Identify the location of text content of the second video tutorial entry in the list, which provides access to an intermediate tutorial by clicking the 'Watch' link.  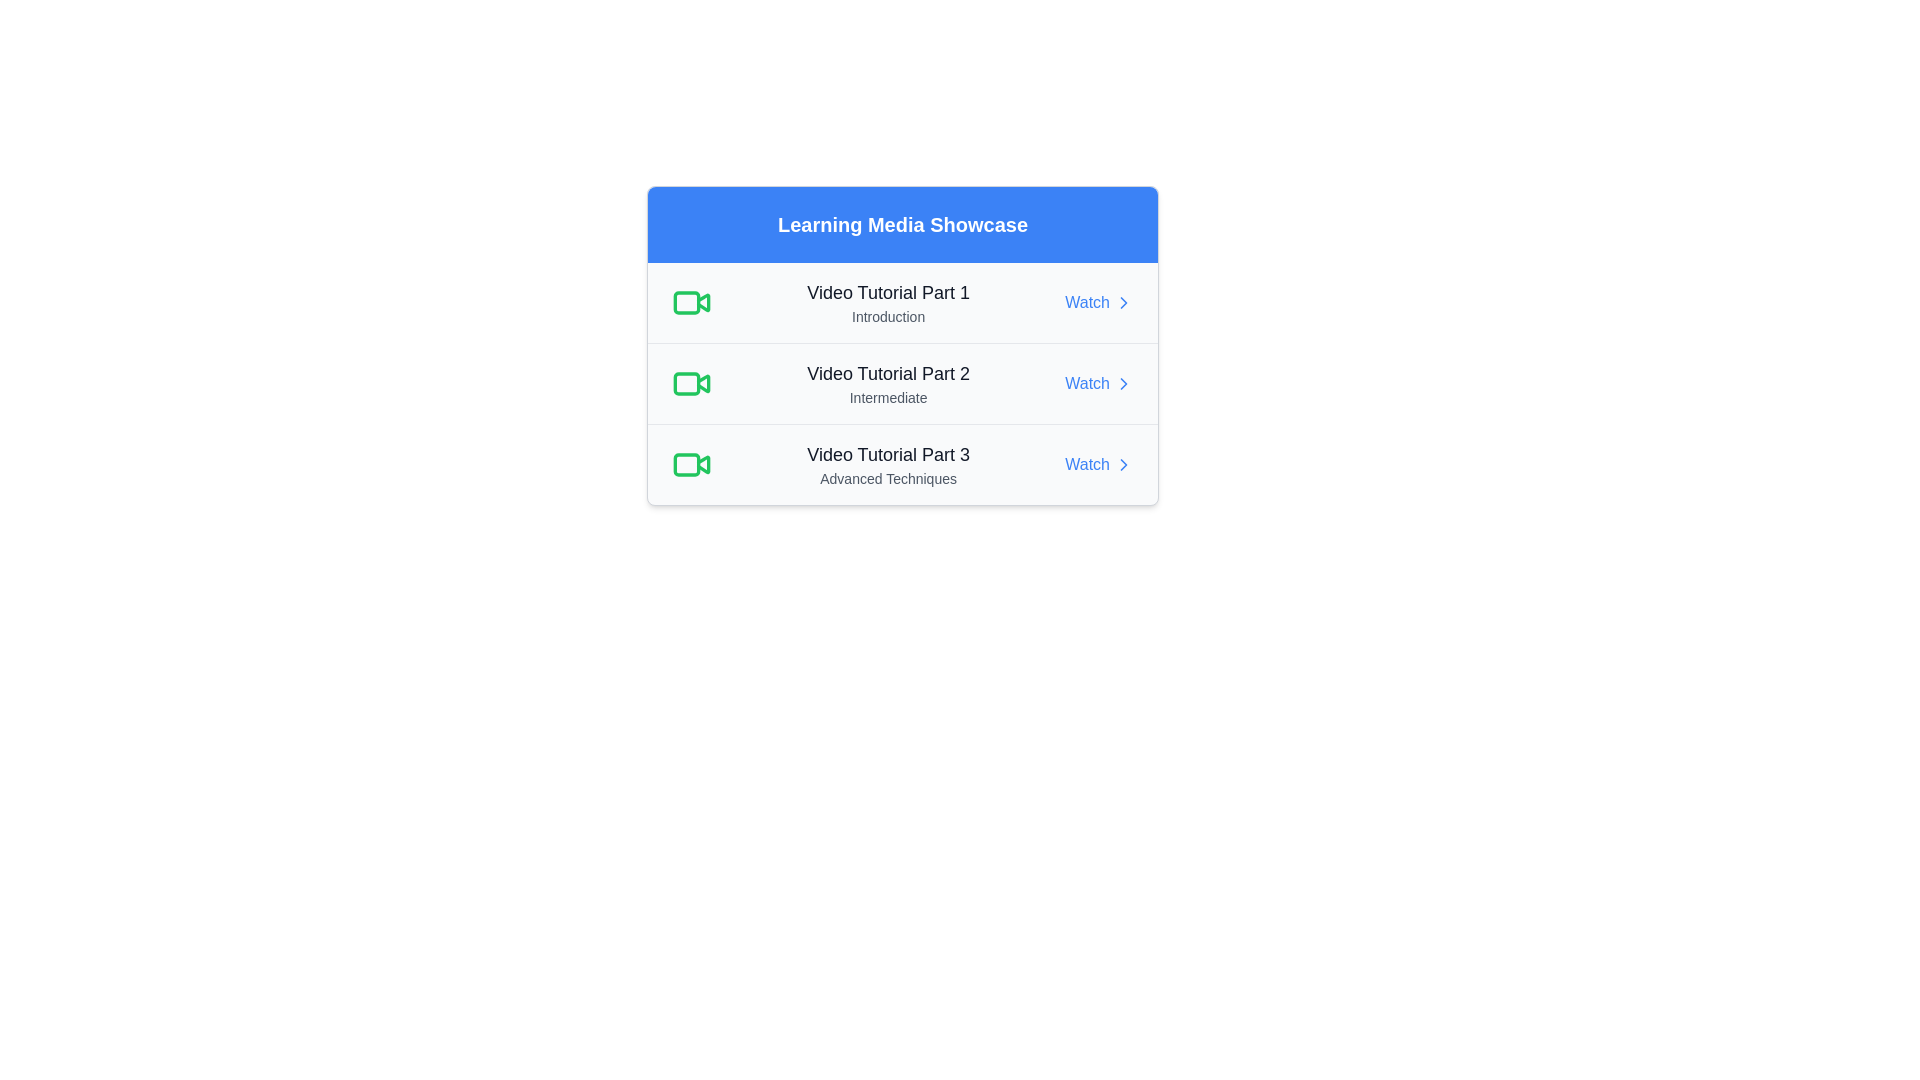
(901, 384).